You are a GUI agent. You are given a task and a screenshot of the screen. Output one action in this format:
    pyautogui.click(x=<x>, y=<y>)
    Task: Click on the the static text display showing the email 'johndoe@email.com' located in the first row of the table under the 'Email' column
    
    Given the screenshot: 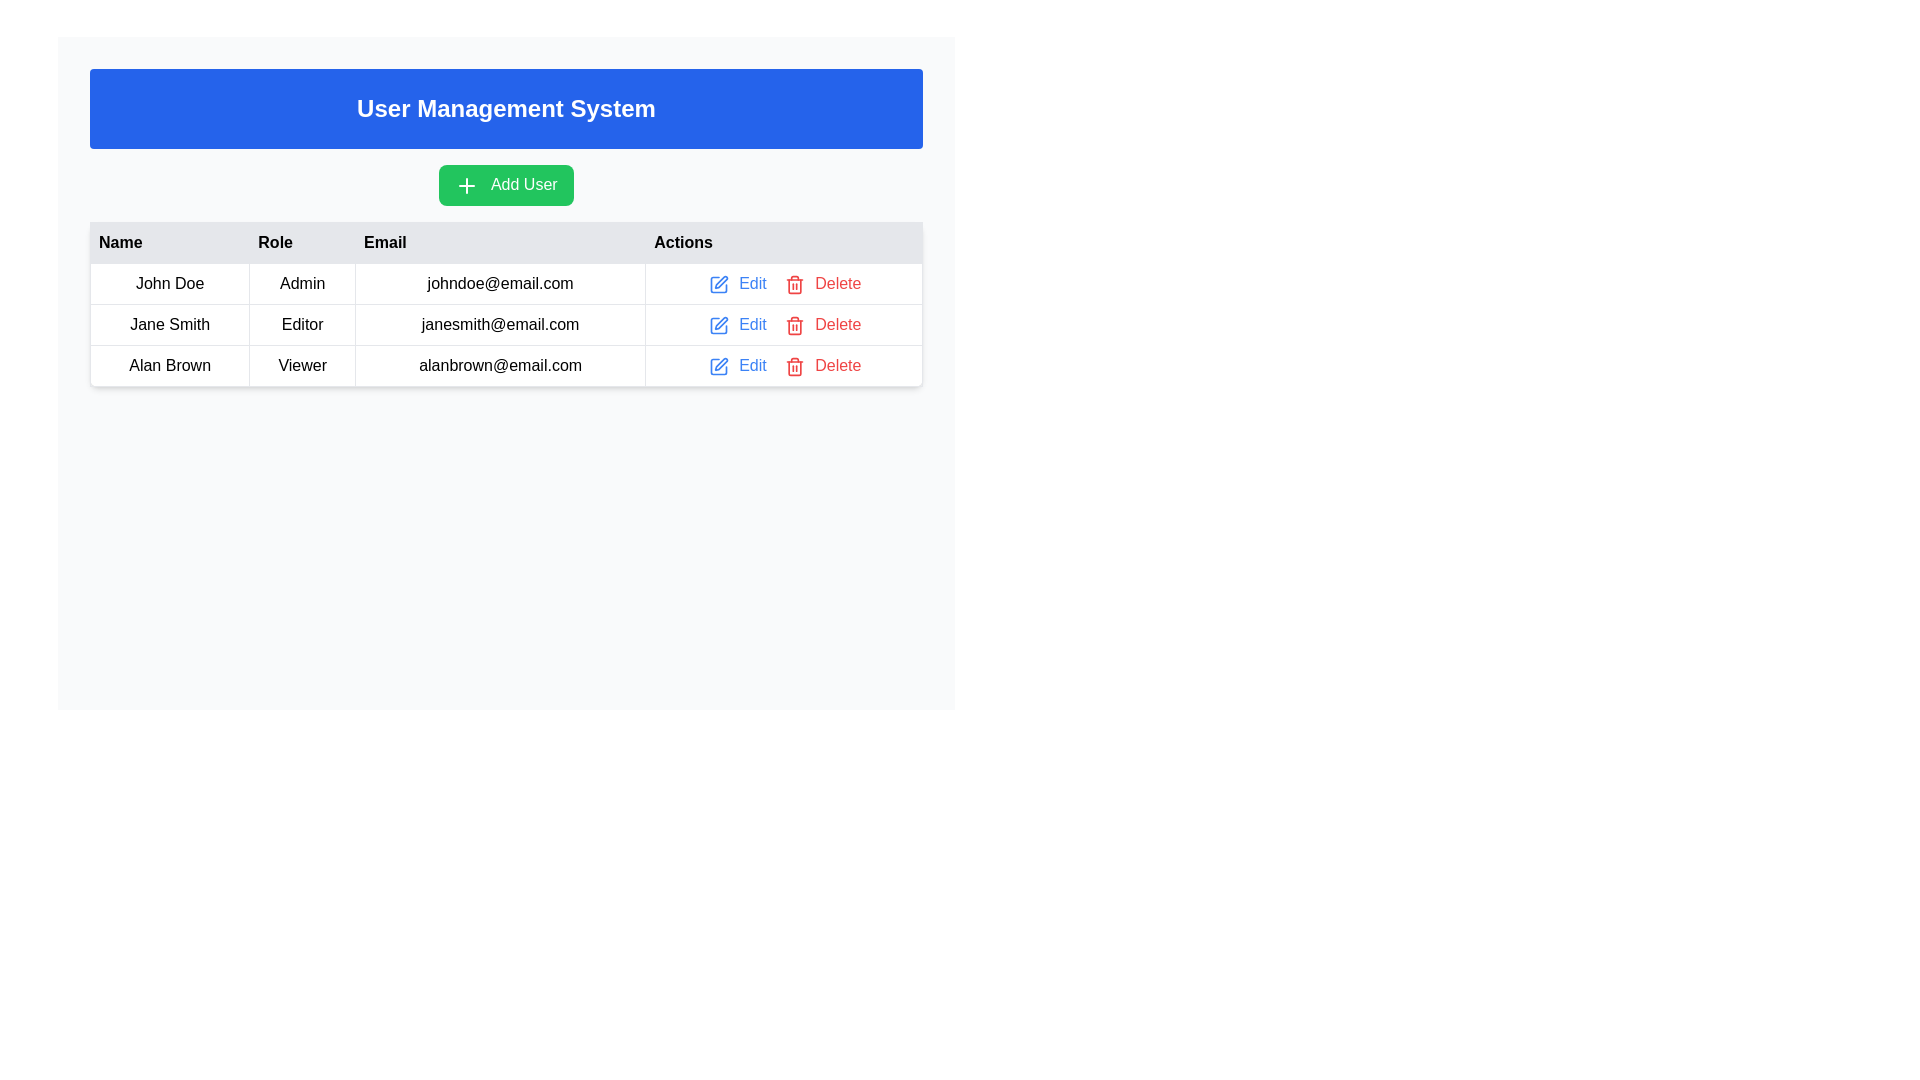 What is the action you would take?
    pyautogui.click(x=500, y=283)
    